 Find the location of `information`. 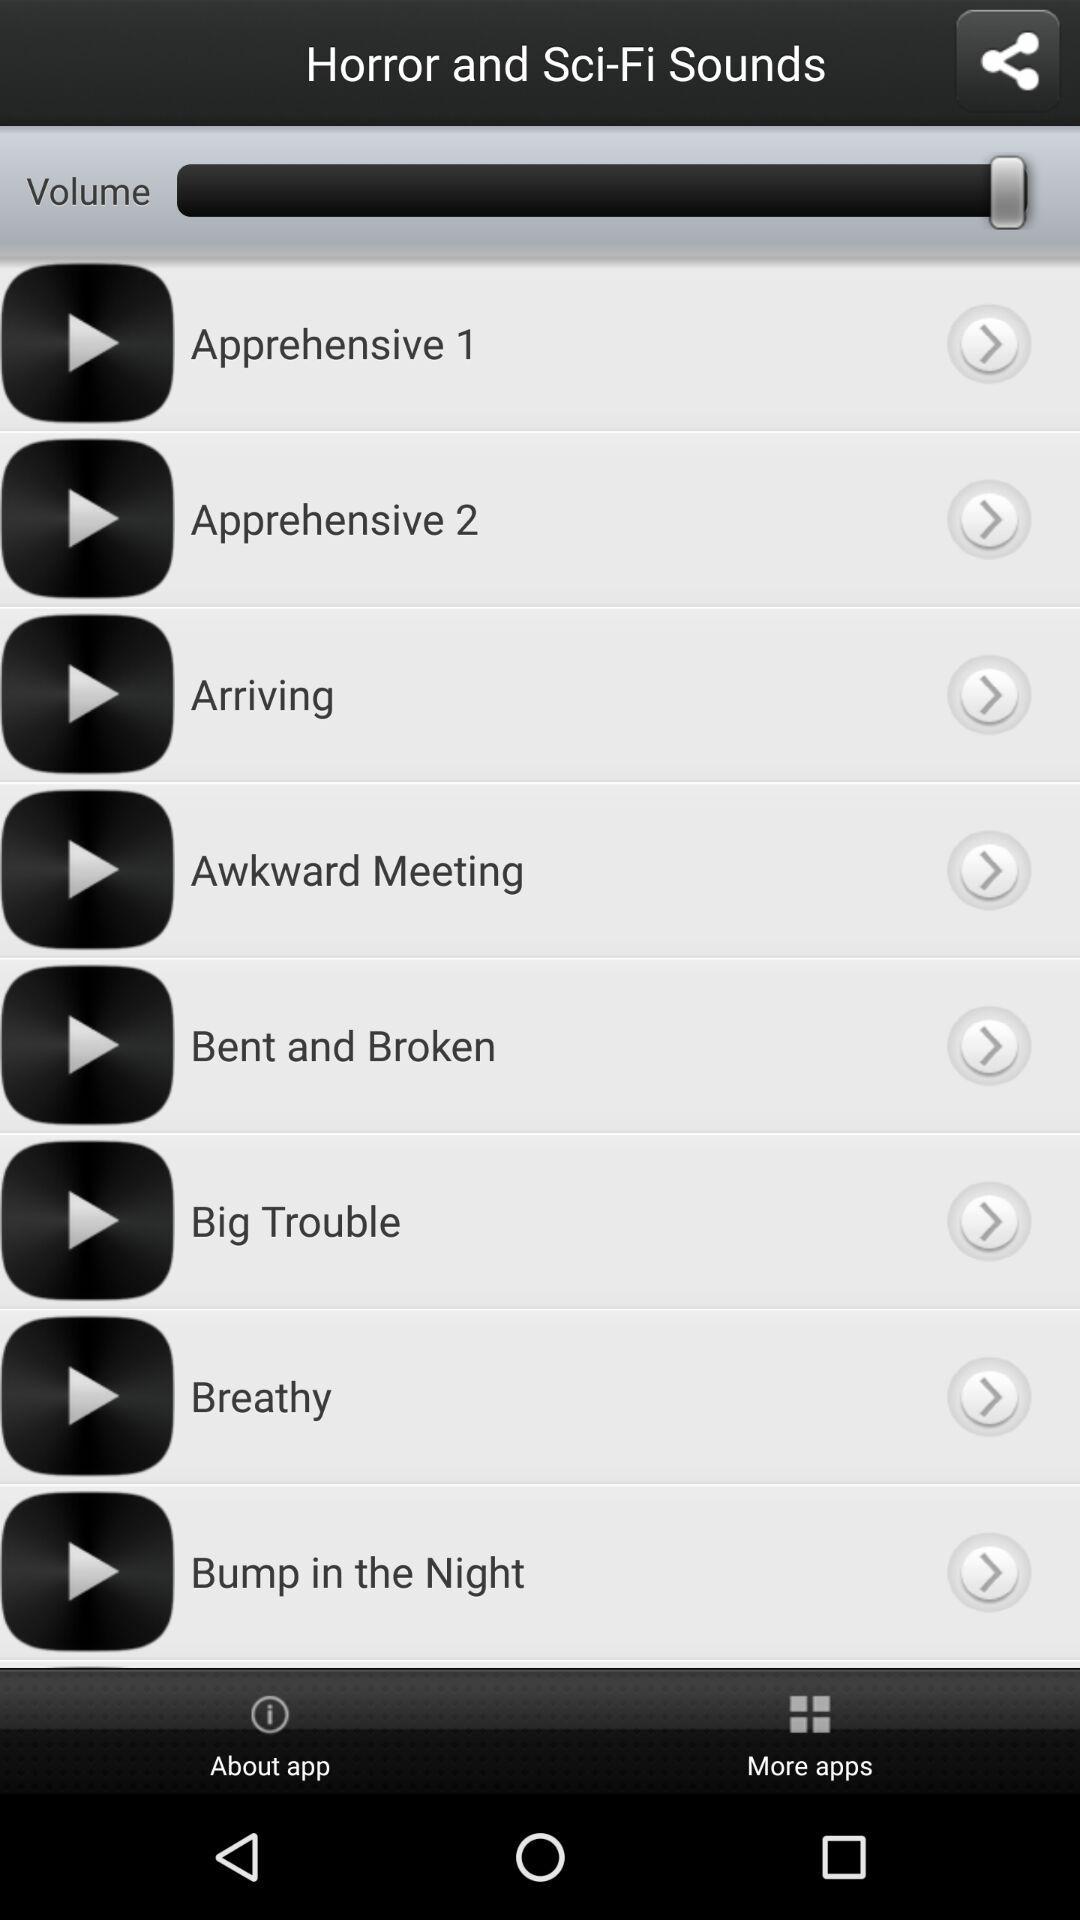

information is located at coordinates (987, 343).